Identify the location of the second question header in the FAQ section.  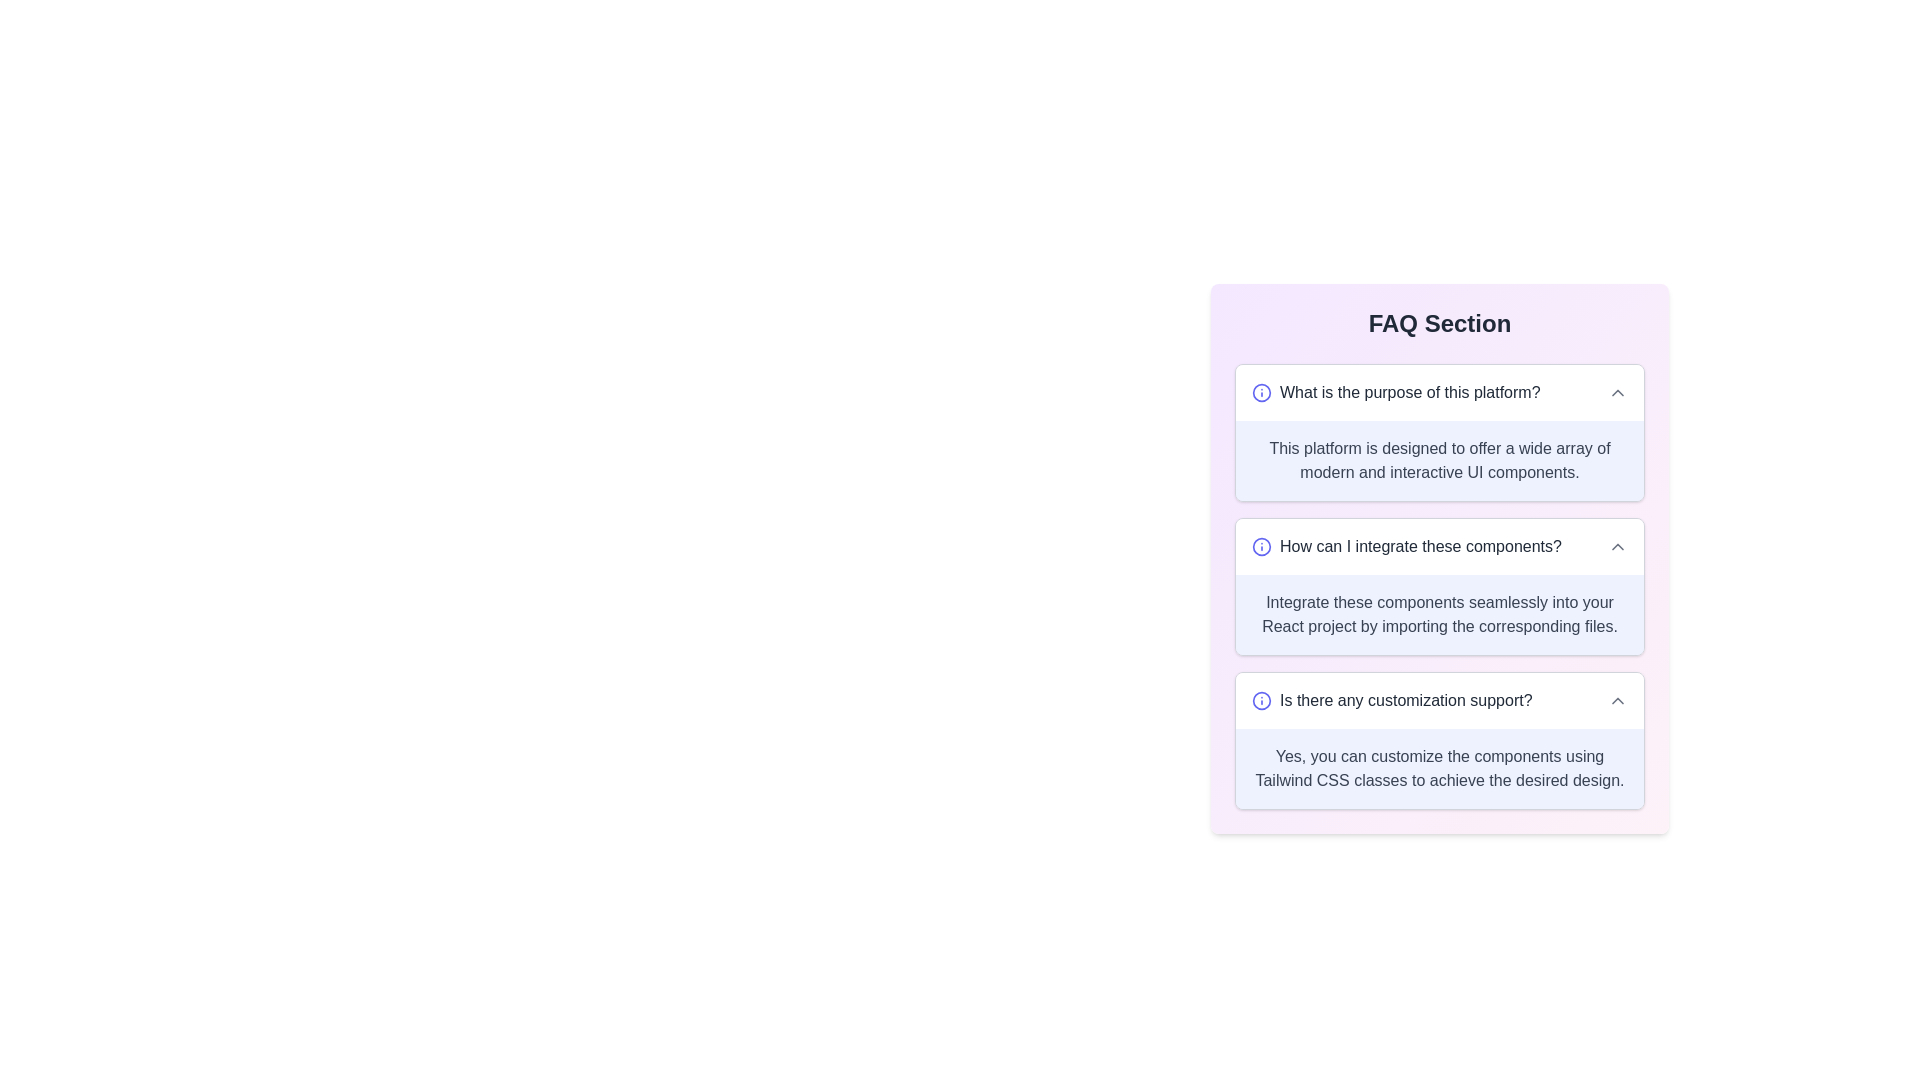
(1440, 547).